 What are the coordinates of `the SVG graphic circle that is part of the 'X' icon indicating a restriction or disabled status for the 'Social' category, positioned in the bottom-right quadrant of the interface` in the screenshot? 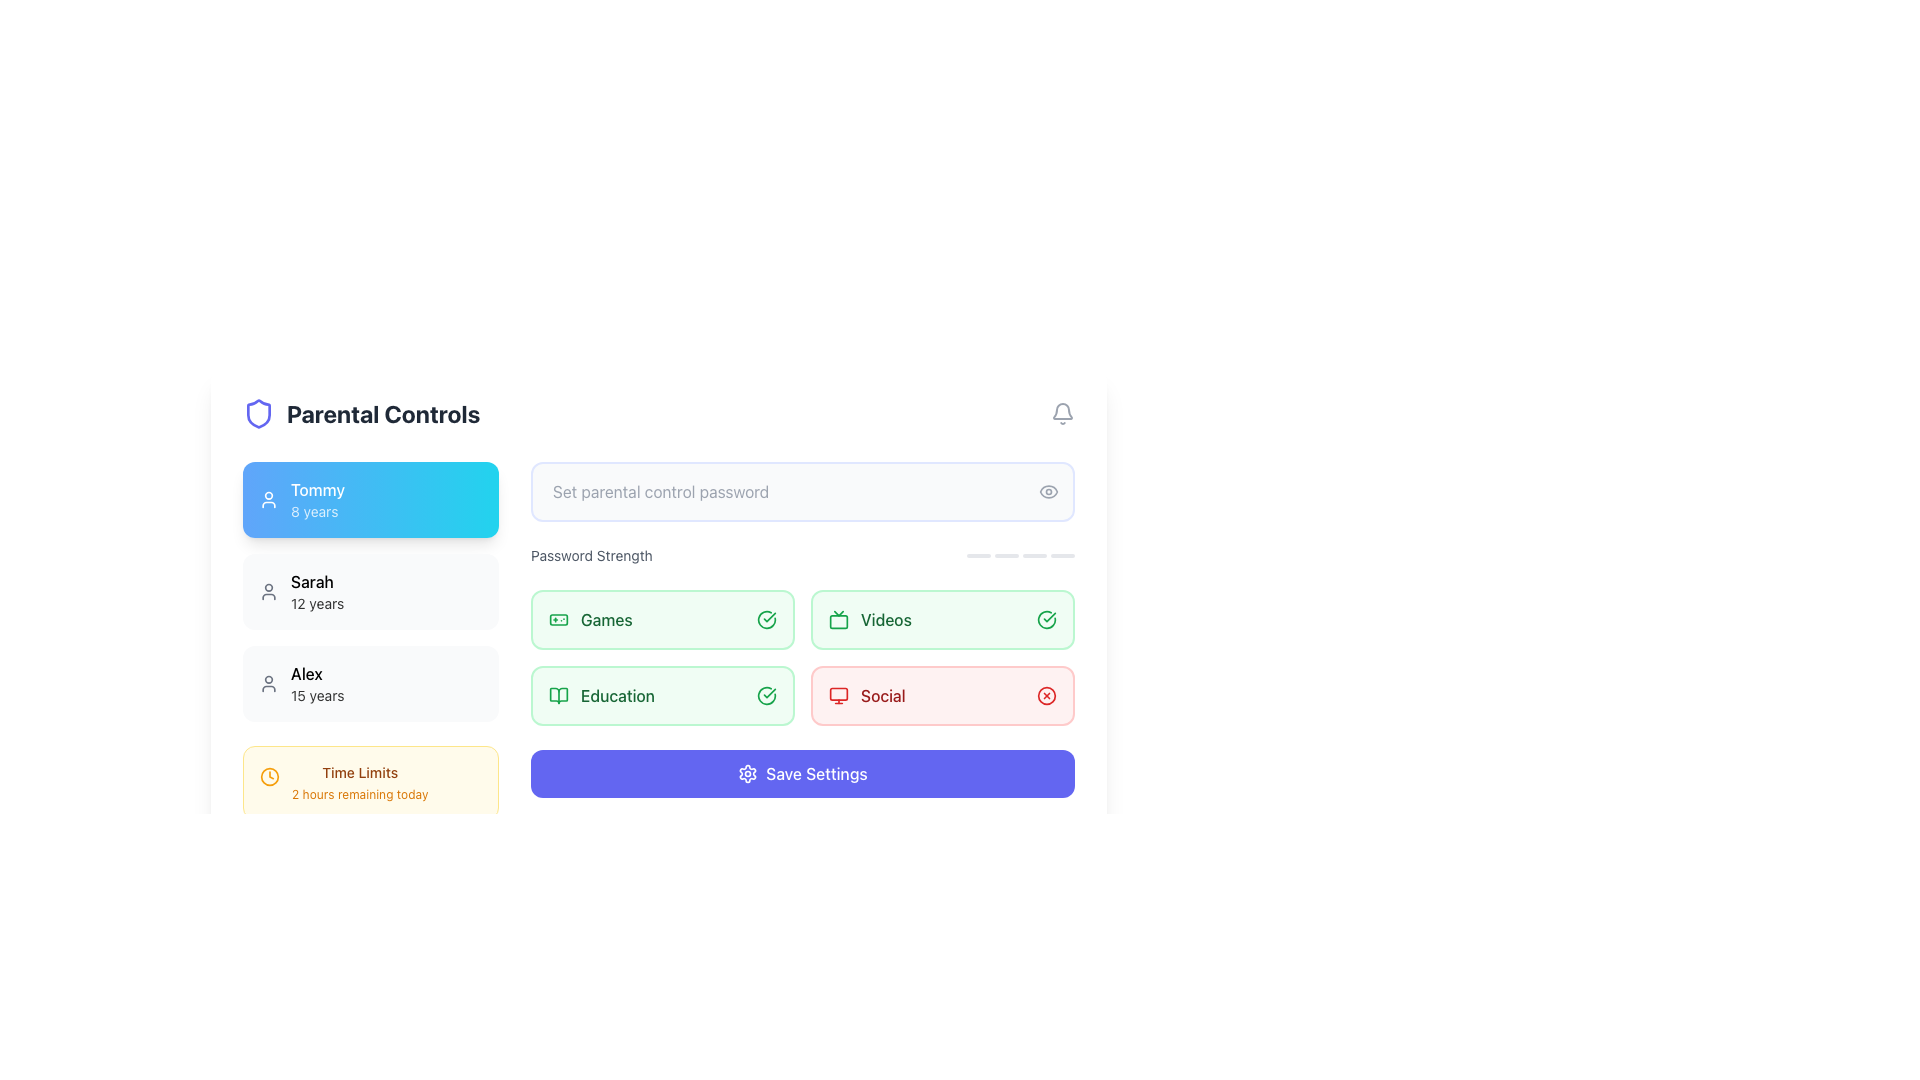 It's located at (1045, 694).